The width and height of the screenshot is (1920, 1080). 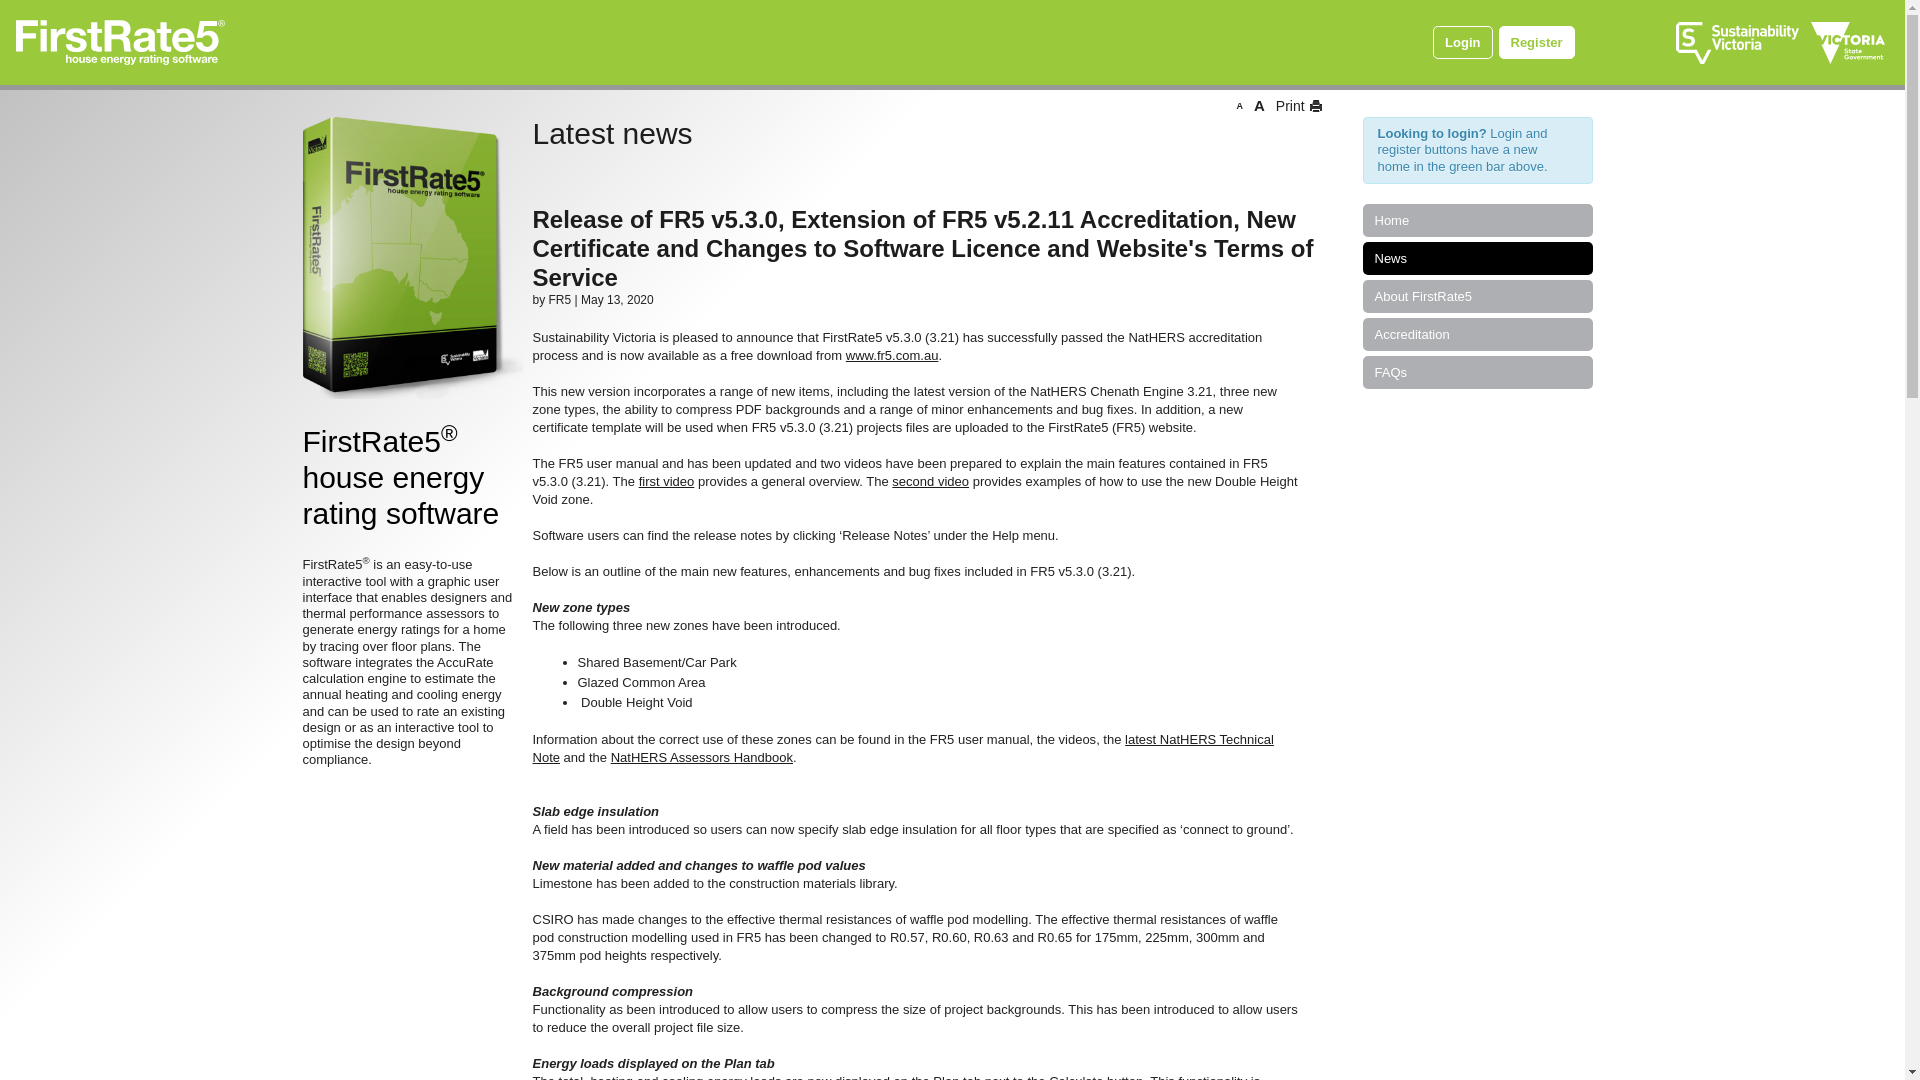 What do you see at coordinates (1258, 105) in the screenshot?
I see `'A'` at bounding box center [1258, 105].